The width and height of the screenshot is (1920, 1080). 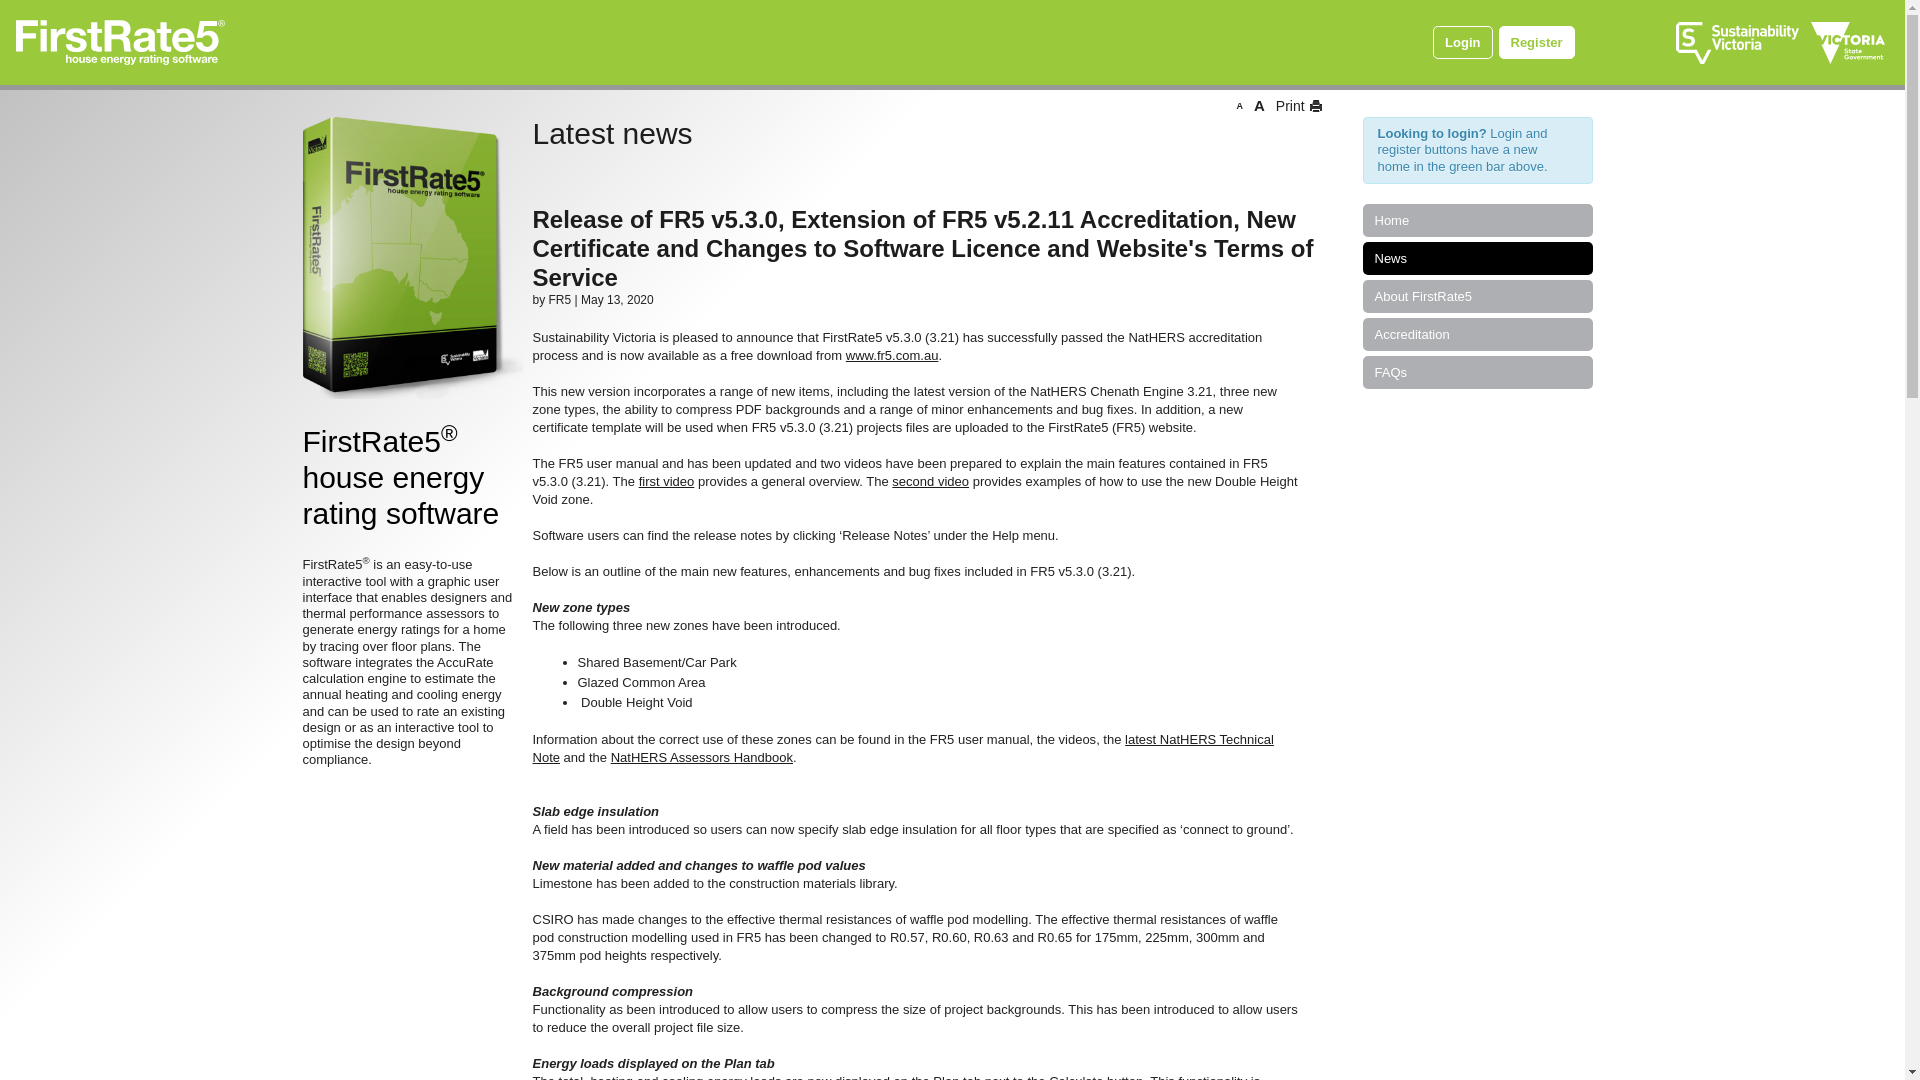 What do you see at coordinates (1258, 105) in the screenshot?
I see `'A'` at bounding box center [1258, 105].